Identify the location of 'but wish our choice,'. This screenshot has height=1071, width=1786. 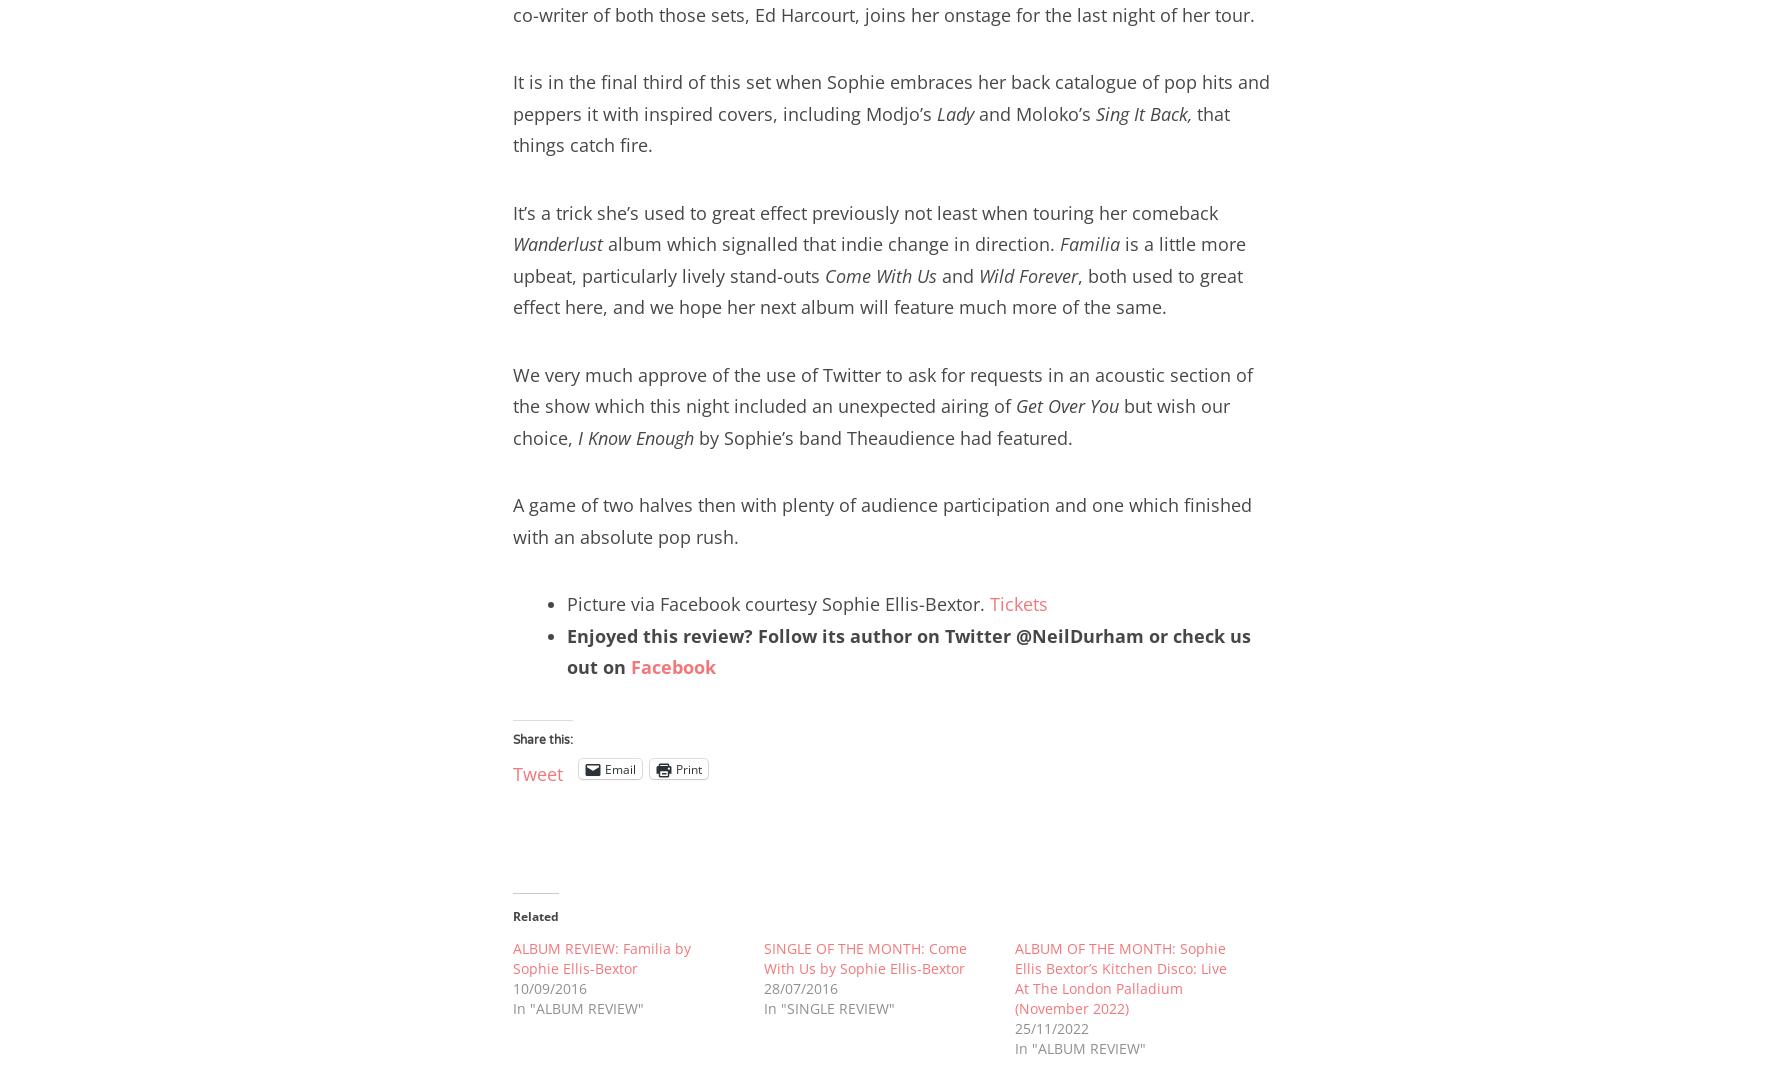
(870, 421).